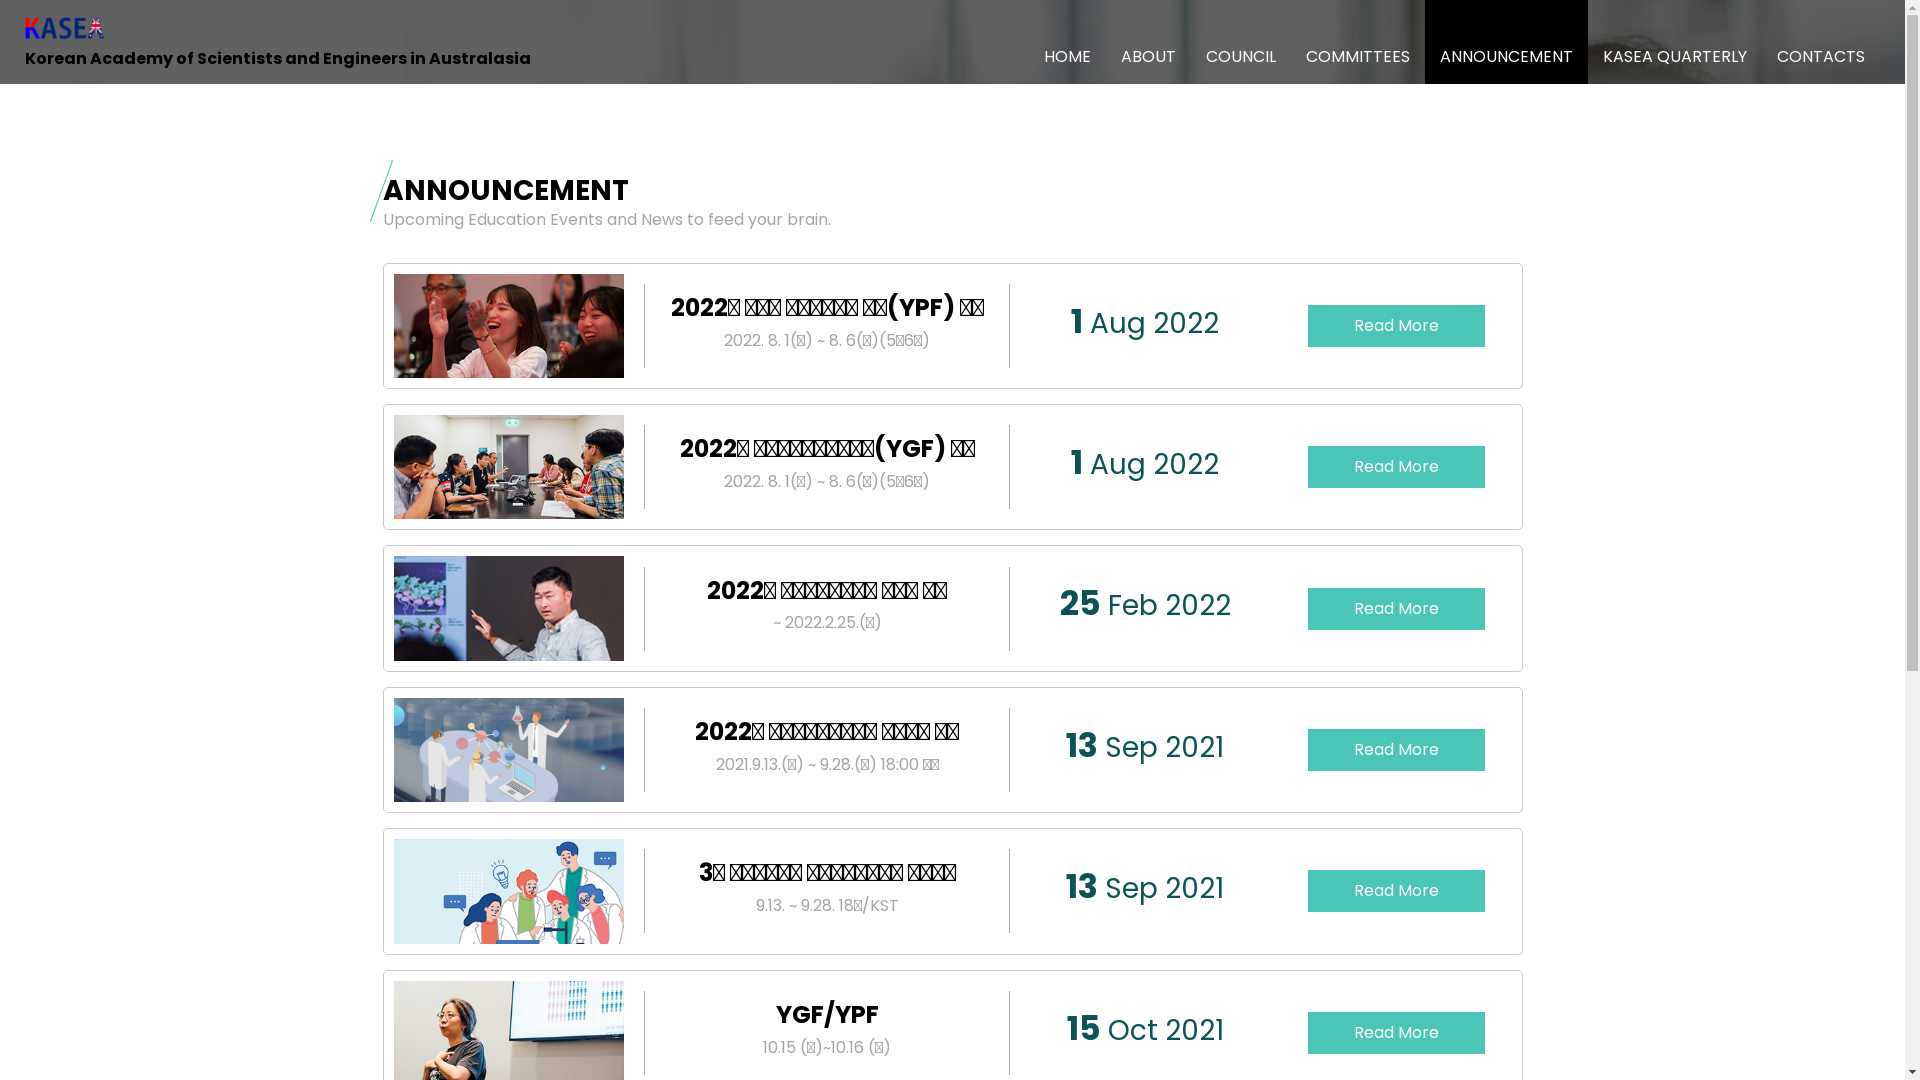 Image resolution: width=1920 pixels, height=1080 pixels. What do you see at coordinates (1506, 42) in the screenshot?
I see `'ANNOUNCEMENT'` at bounding box center [1506, 42].